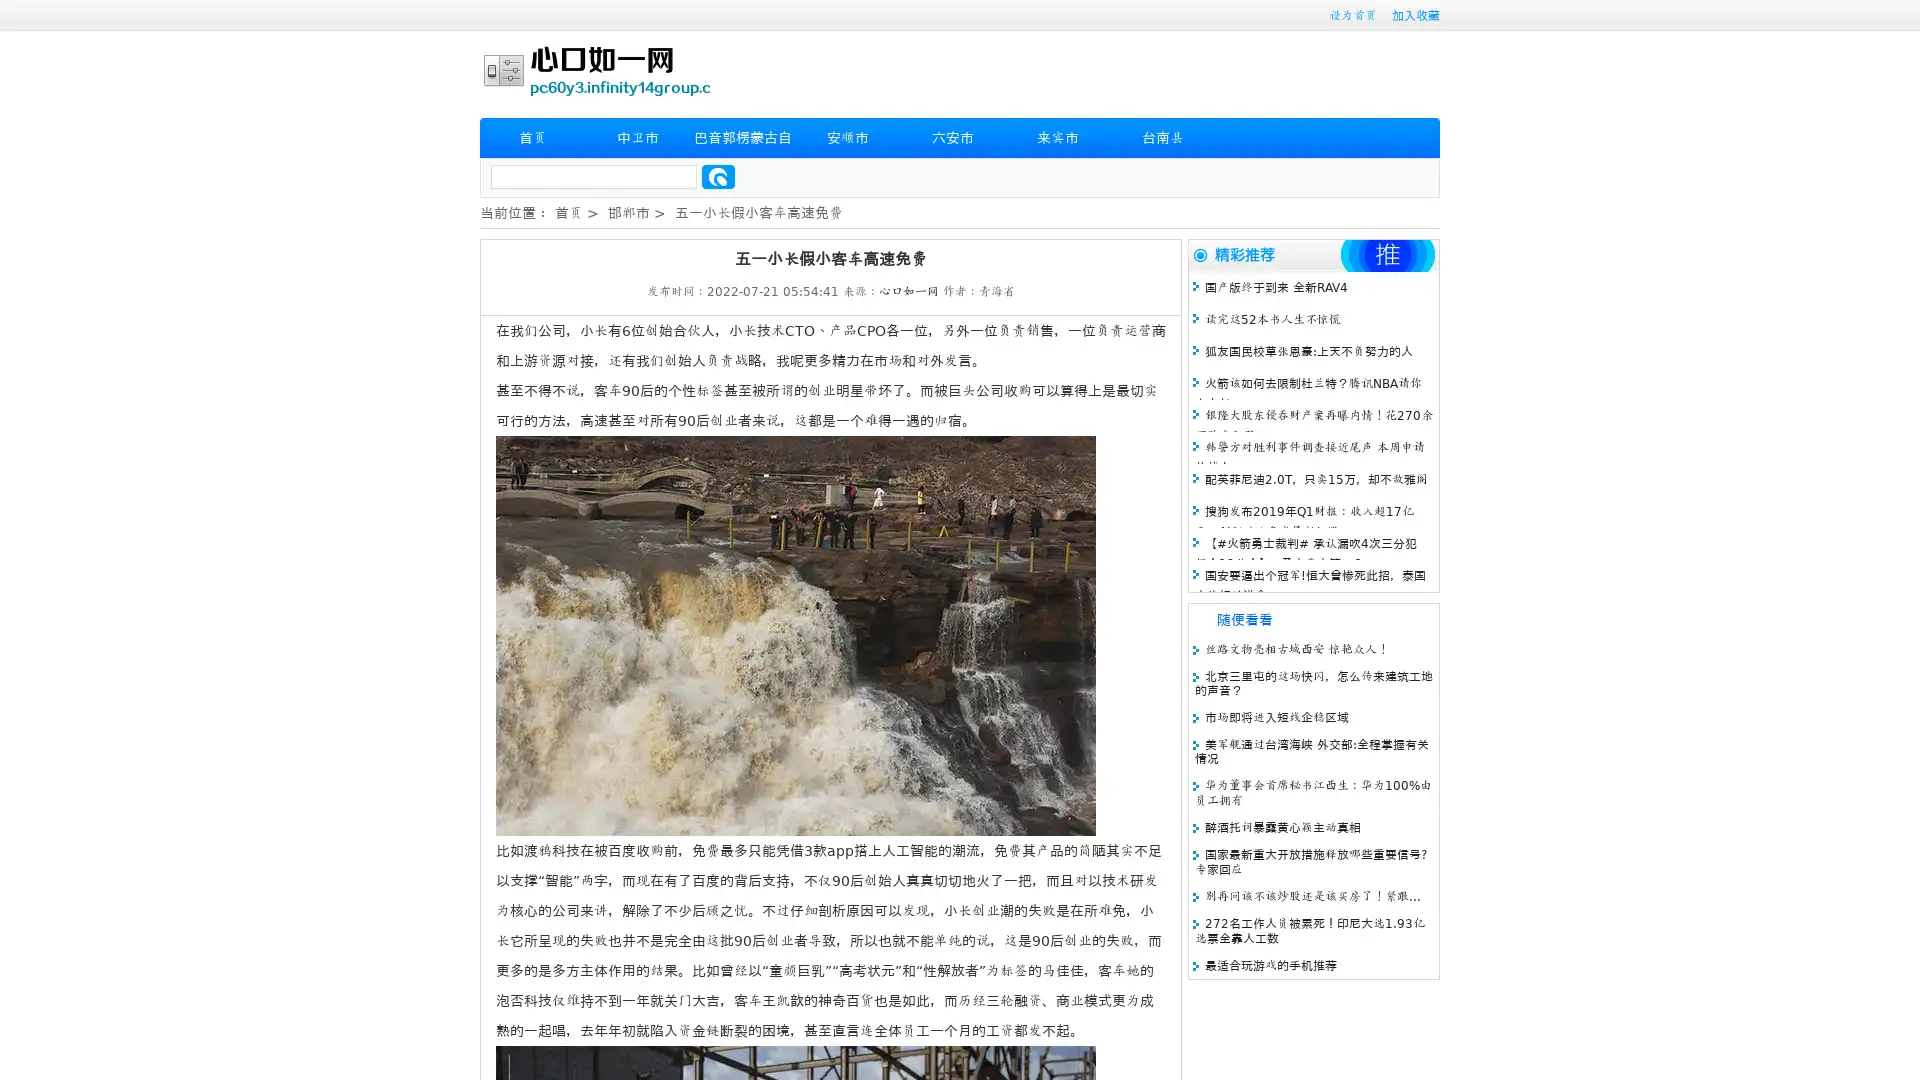  What do you see at coordinates (718, 176) in the screenshot?
I see `Search` at bounding box center [718, 176].